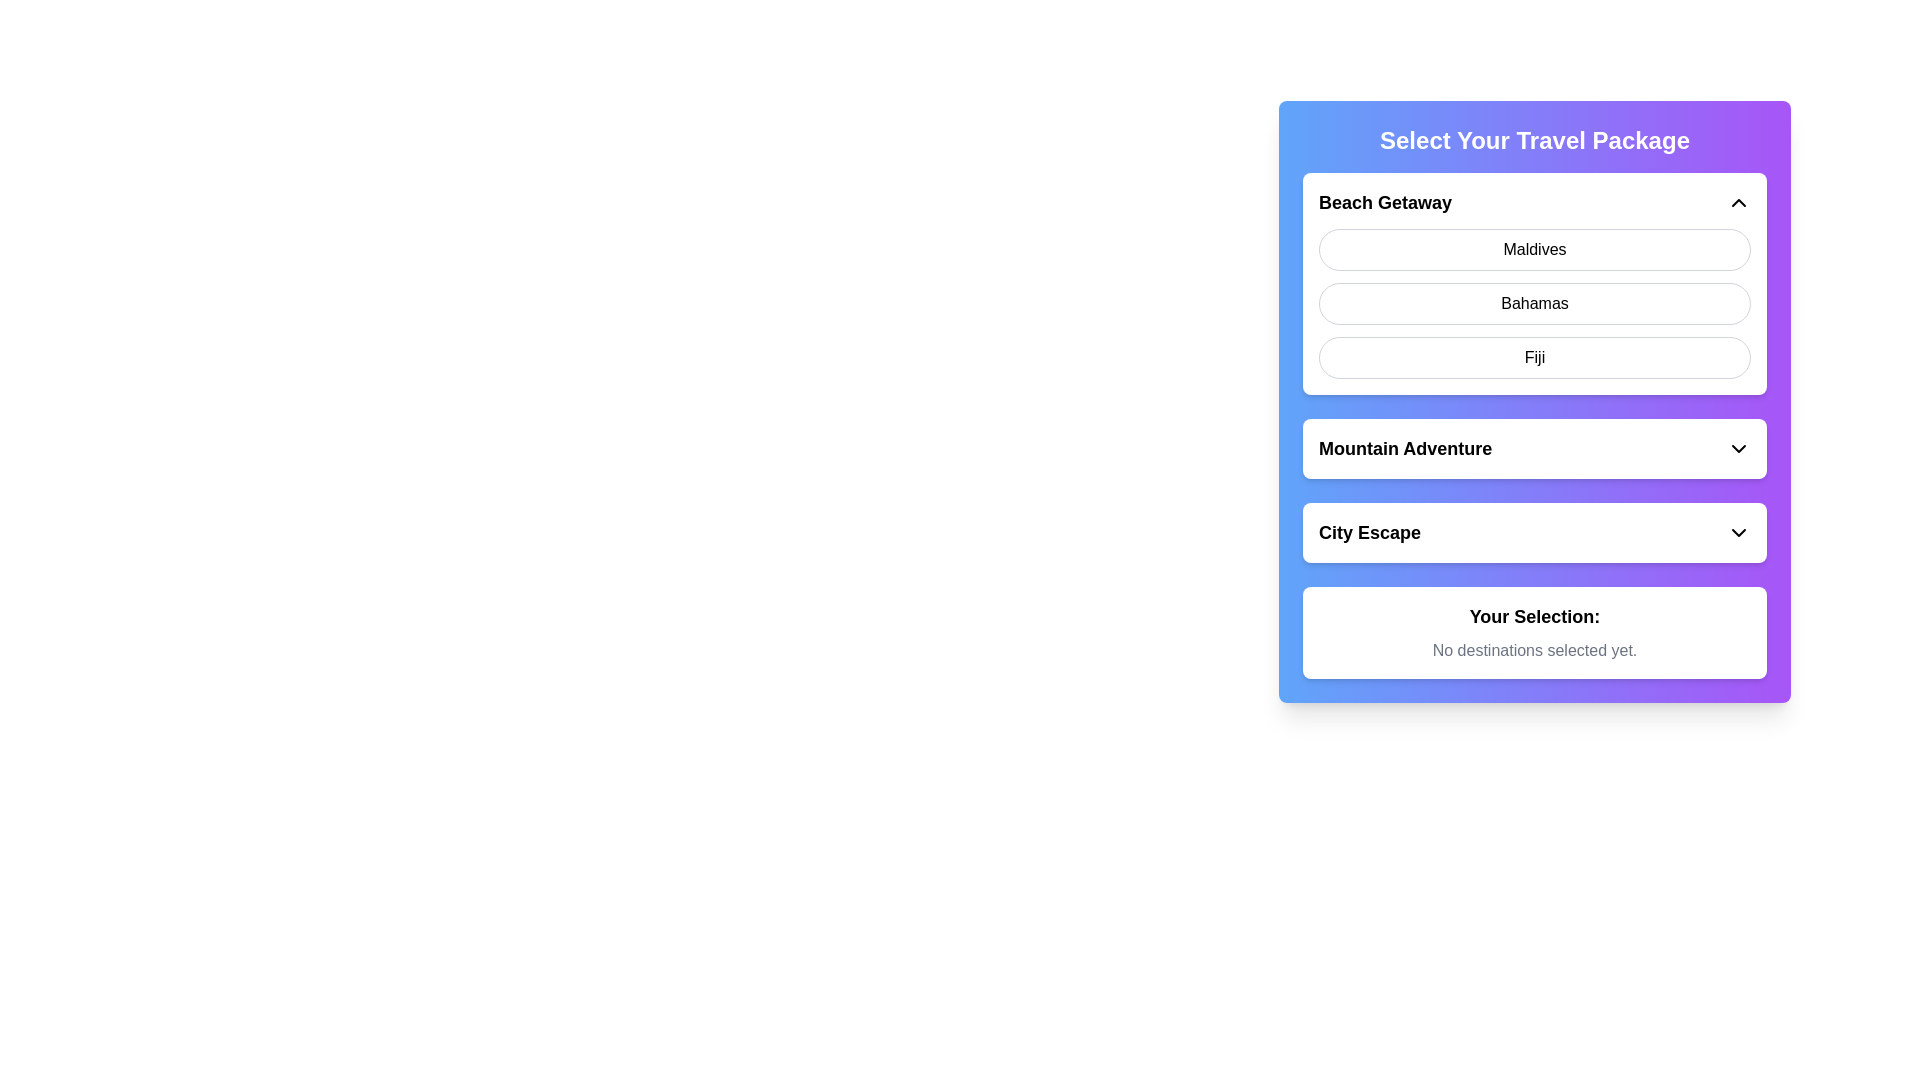 The width and height of the screenshot is (1920, 1080). What do you see at coordinates (1534, 531) in the screenshot?
I see `'City Escape' dropdown menu for accessibility or developer tools by clicking on its center point` at bounding box center [1534, 531].